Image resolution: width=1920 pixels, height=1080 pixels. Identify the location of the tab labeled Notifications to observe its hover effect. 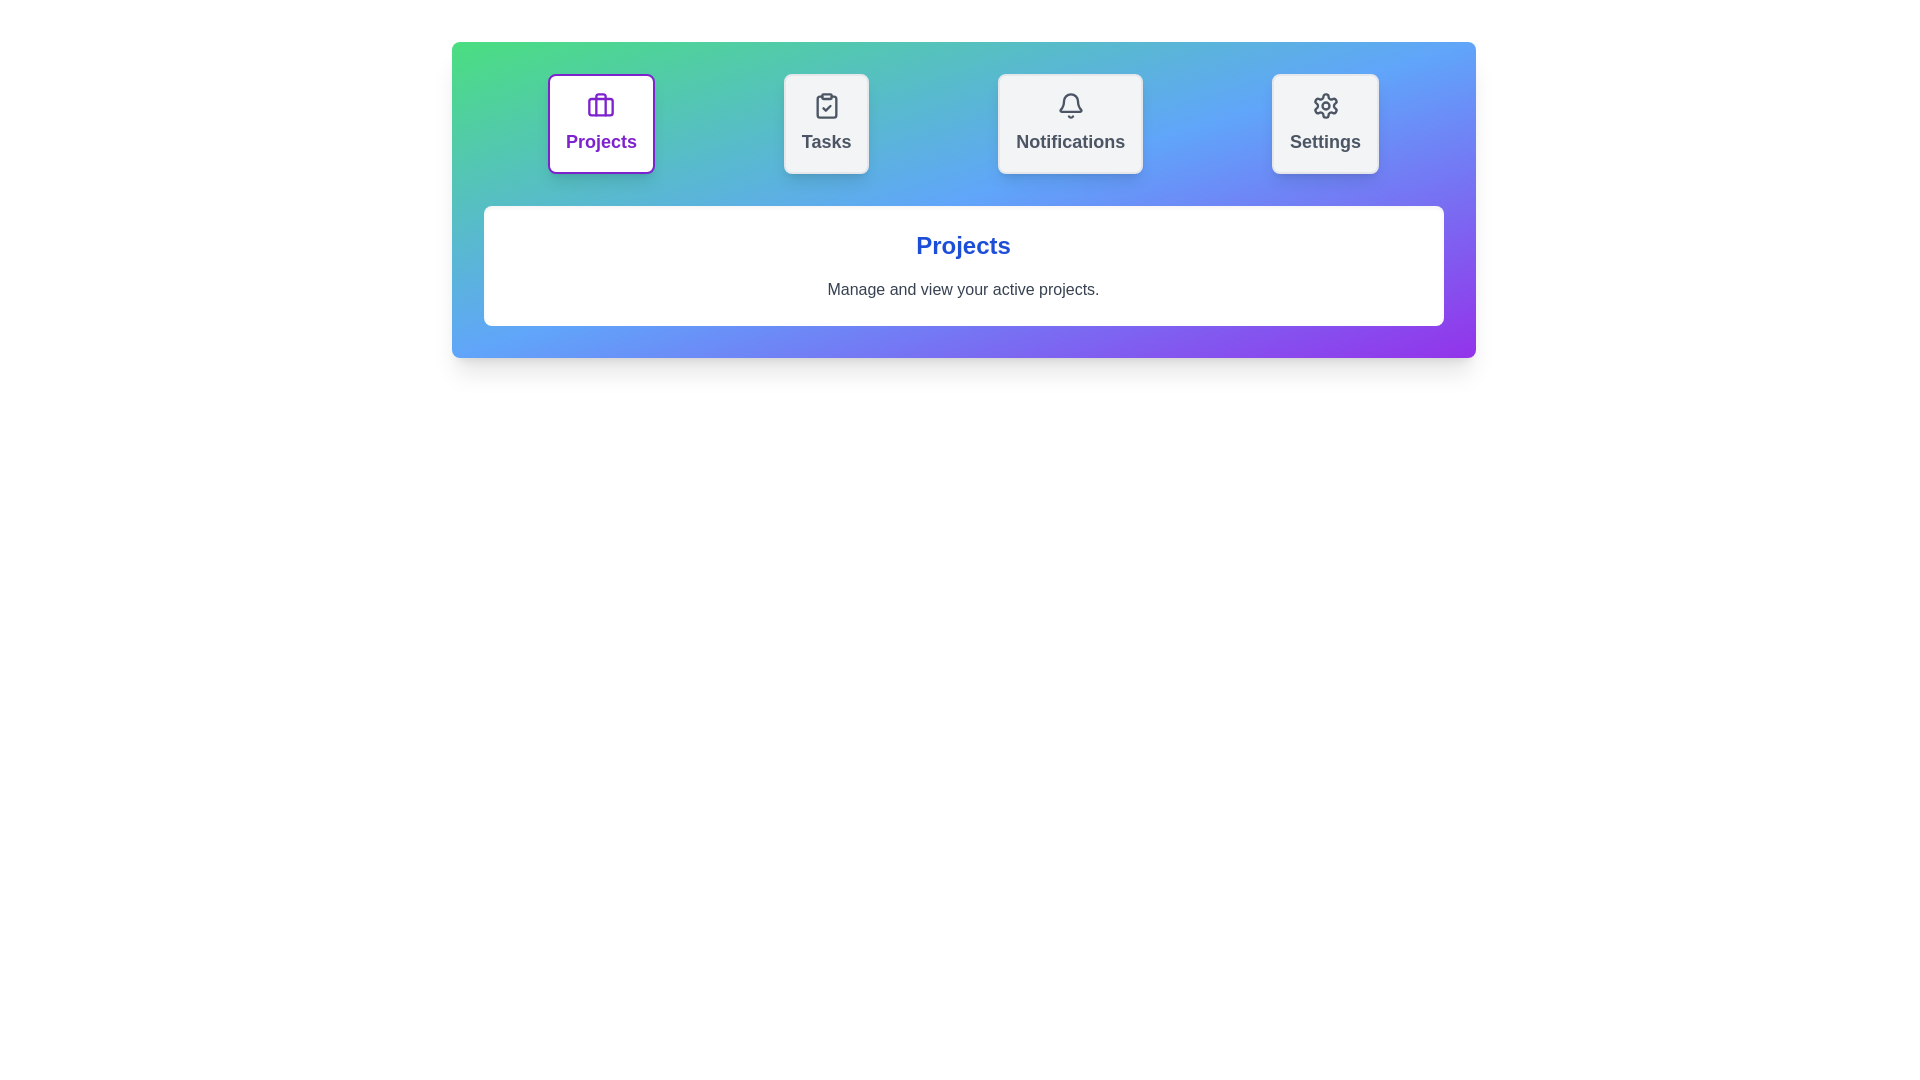
(1069, 123).